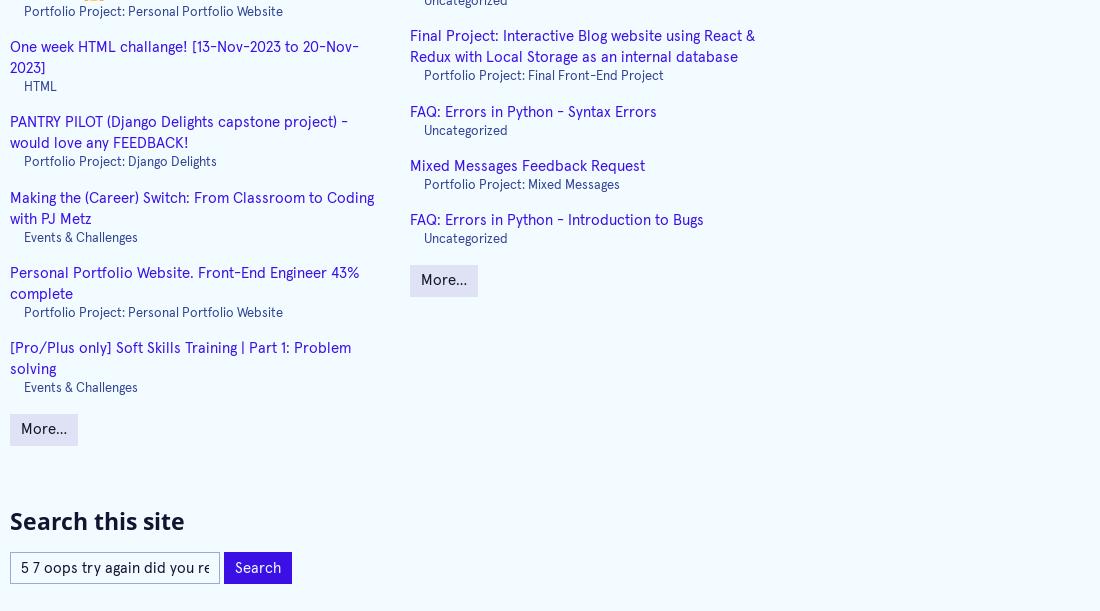 Image resolution: width=1100 pixels, height=611 pixels. What do you see at coordinates (97, 520) in the screenshot?
I see `'Search this site'` at bounding box center [97, 520].